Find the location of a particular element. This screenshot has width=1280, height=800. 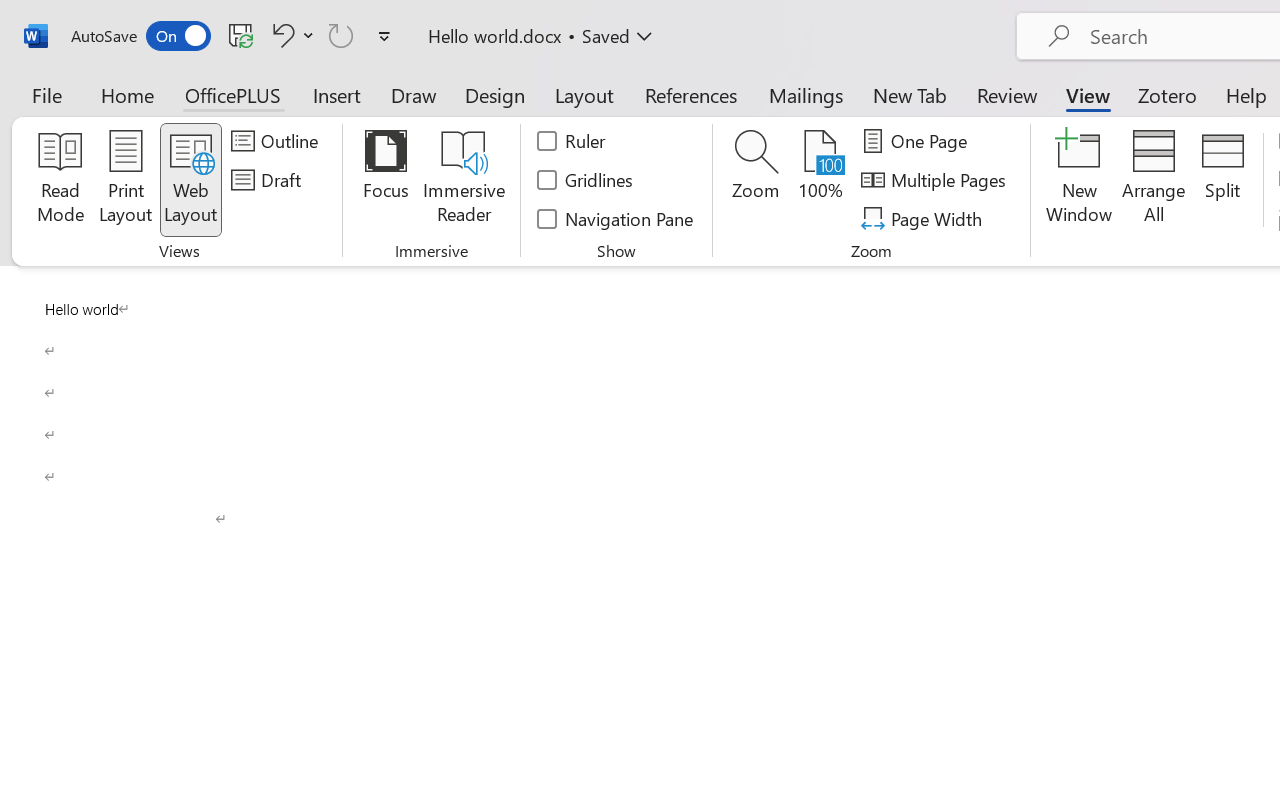

'Focus' is located at coordinates (385, 179).